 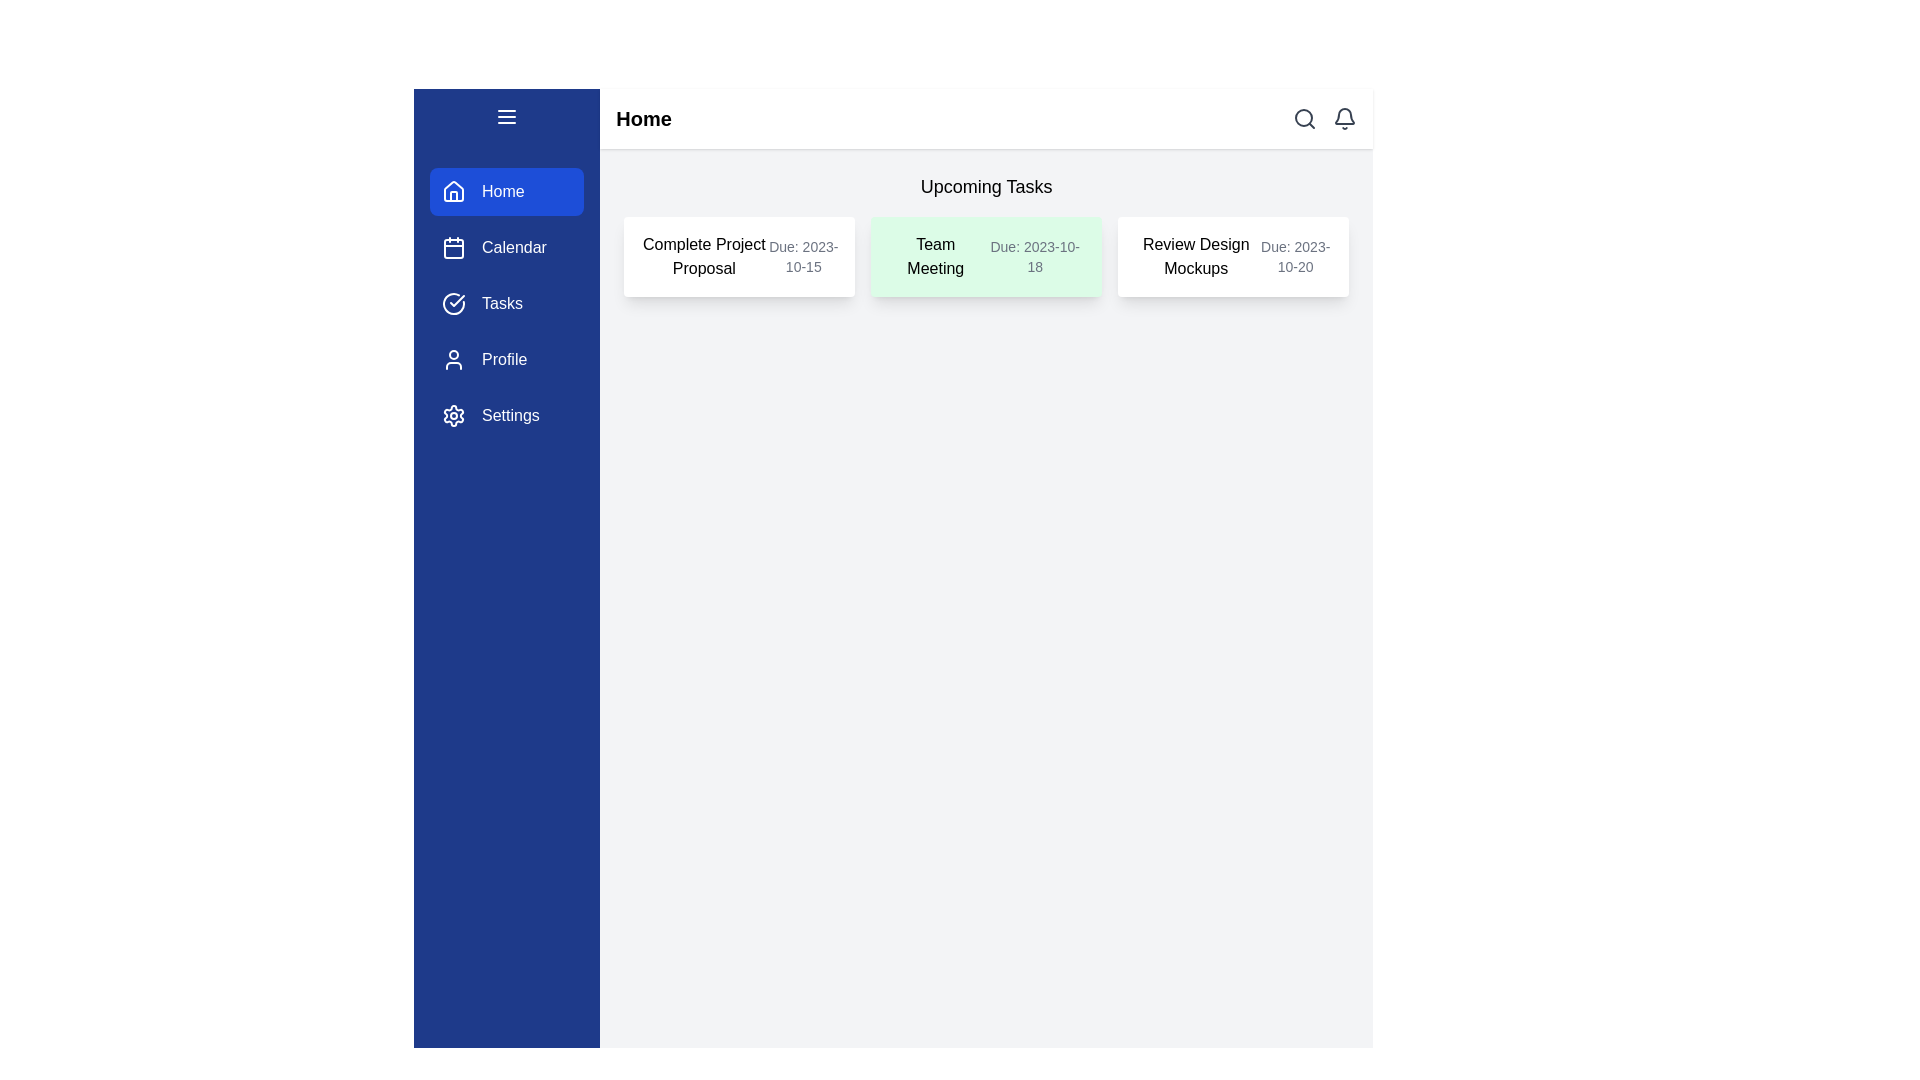 I want to click on the SVG Circle element that represents the inner circle of a search icon located at the top-right corner of the header bar layout, so click(x=1304, y=118).